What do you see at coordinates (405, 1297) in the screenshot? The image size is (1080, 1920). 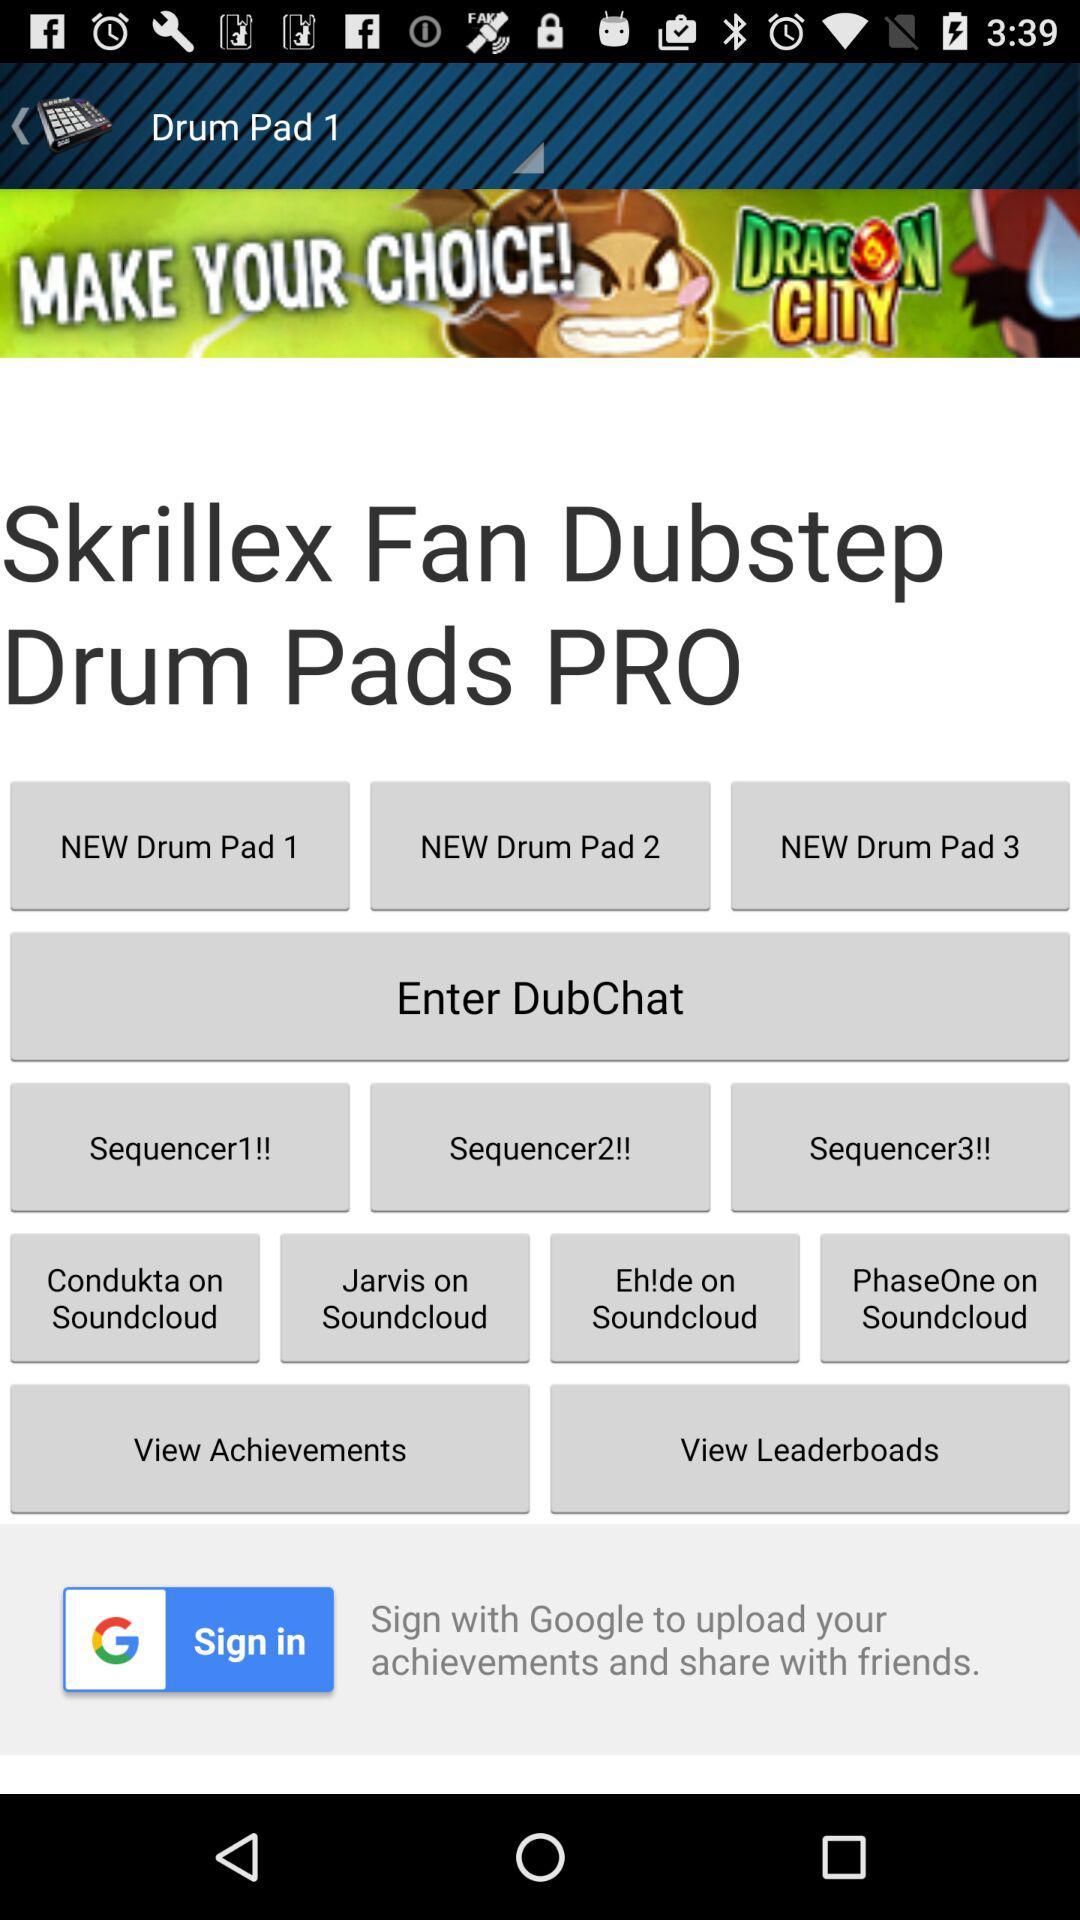 I see `the item to the left of the eh de on` at bounding box center [405, 1297].